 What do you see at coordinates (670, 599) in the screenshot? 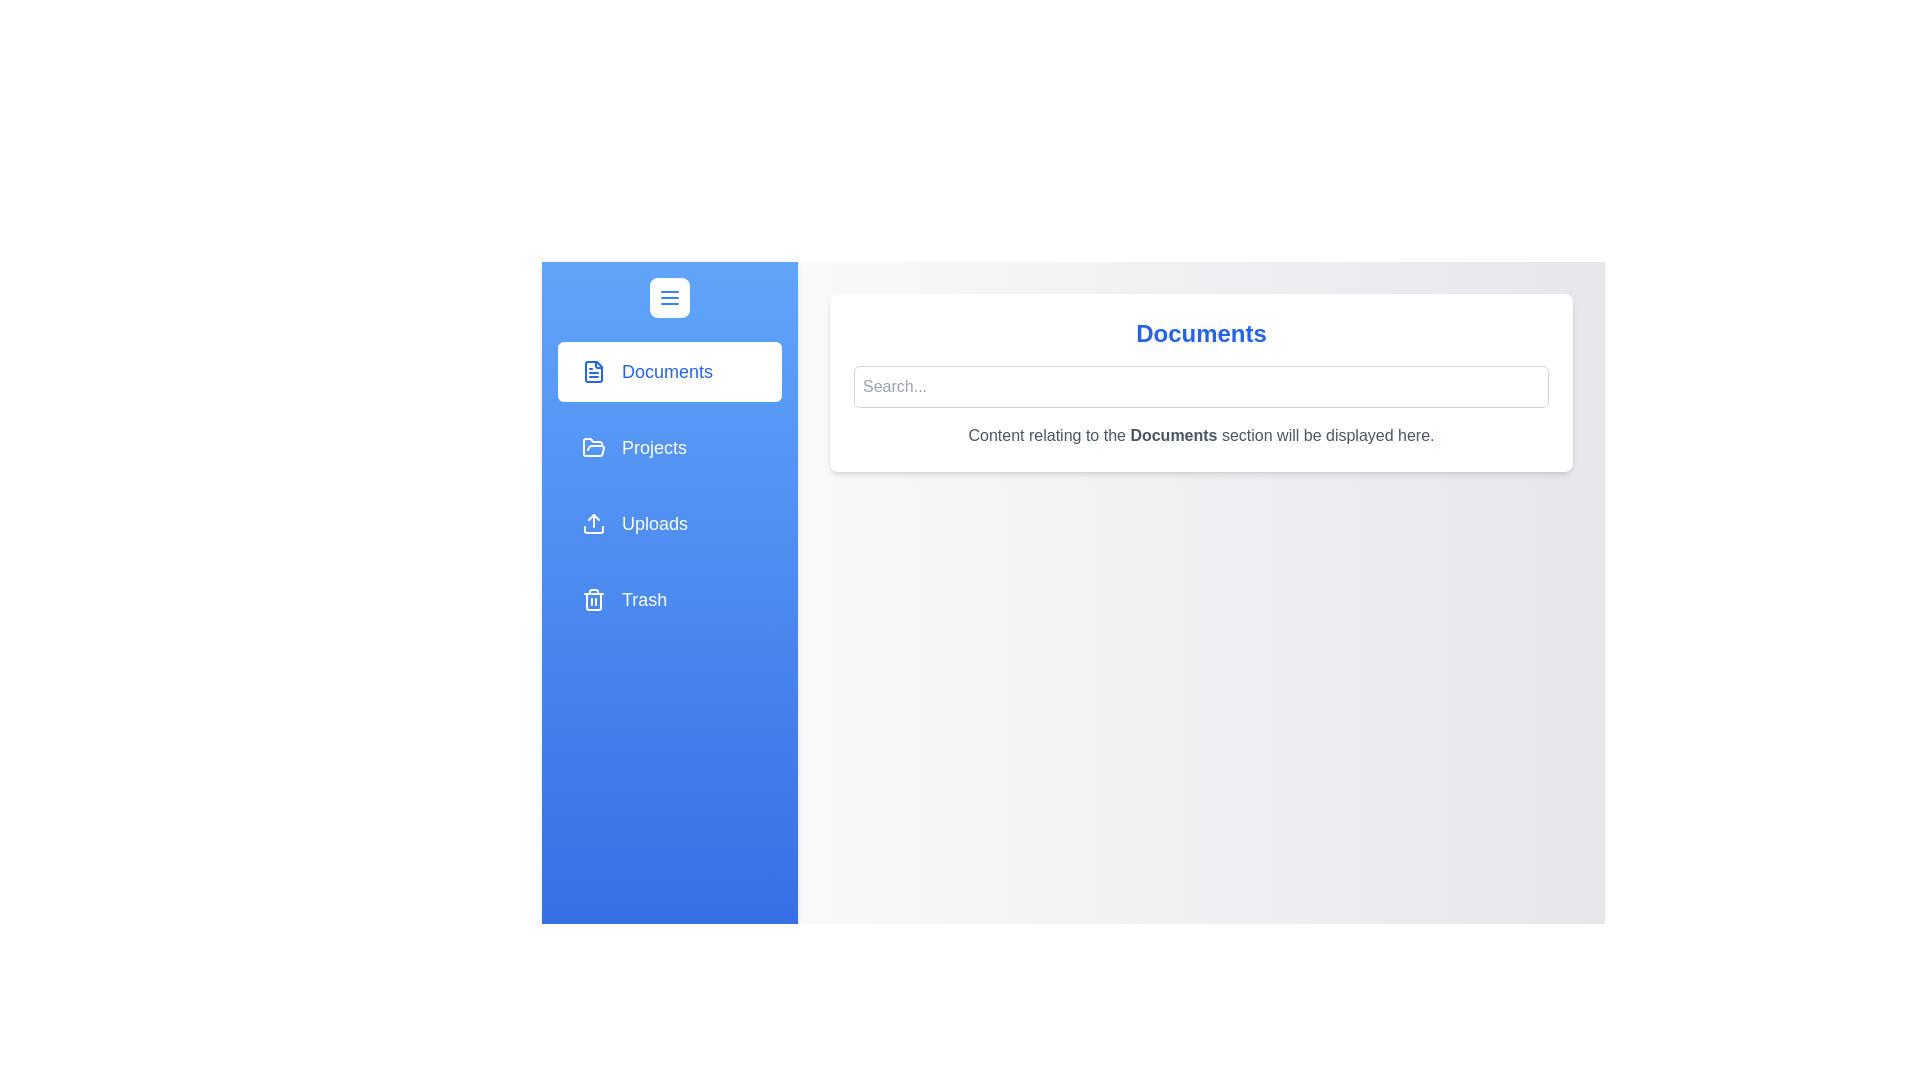
I see `the section Trash from the list` at bounding box center [670, 599].